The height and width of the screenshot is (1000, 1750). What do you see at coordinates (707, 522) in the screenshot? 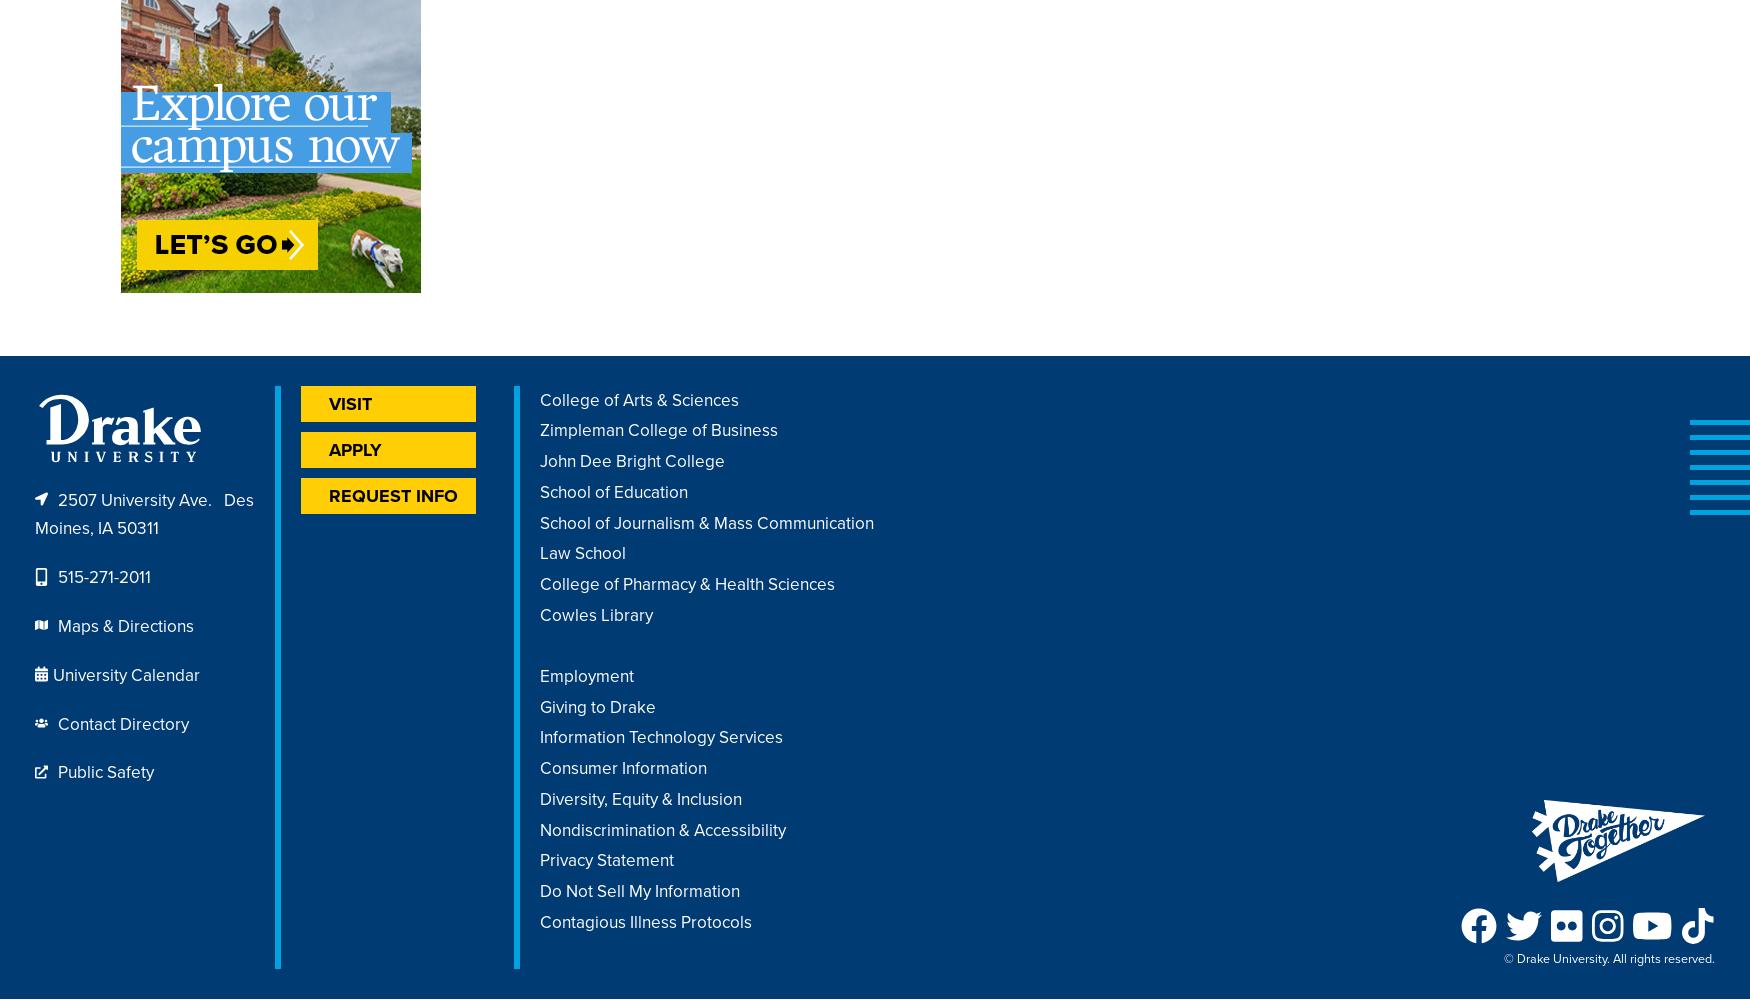
I see `'School of Journalism & Mass Communication'` at bounding box center [707, 522].